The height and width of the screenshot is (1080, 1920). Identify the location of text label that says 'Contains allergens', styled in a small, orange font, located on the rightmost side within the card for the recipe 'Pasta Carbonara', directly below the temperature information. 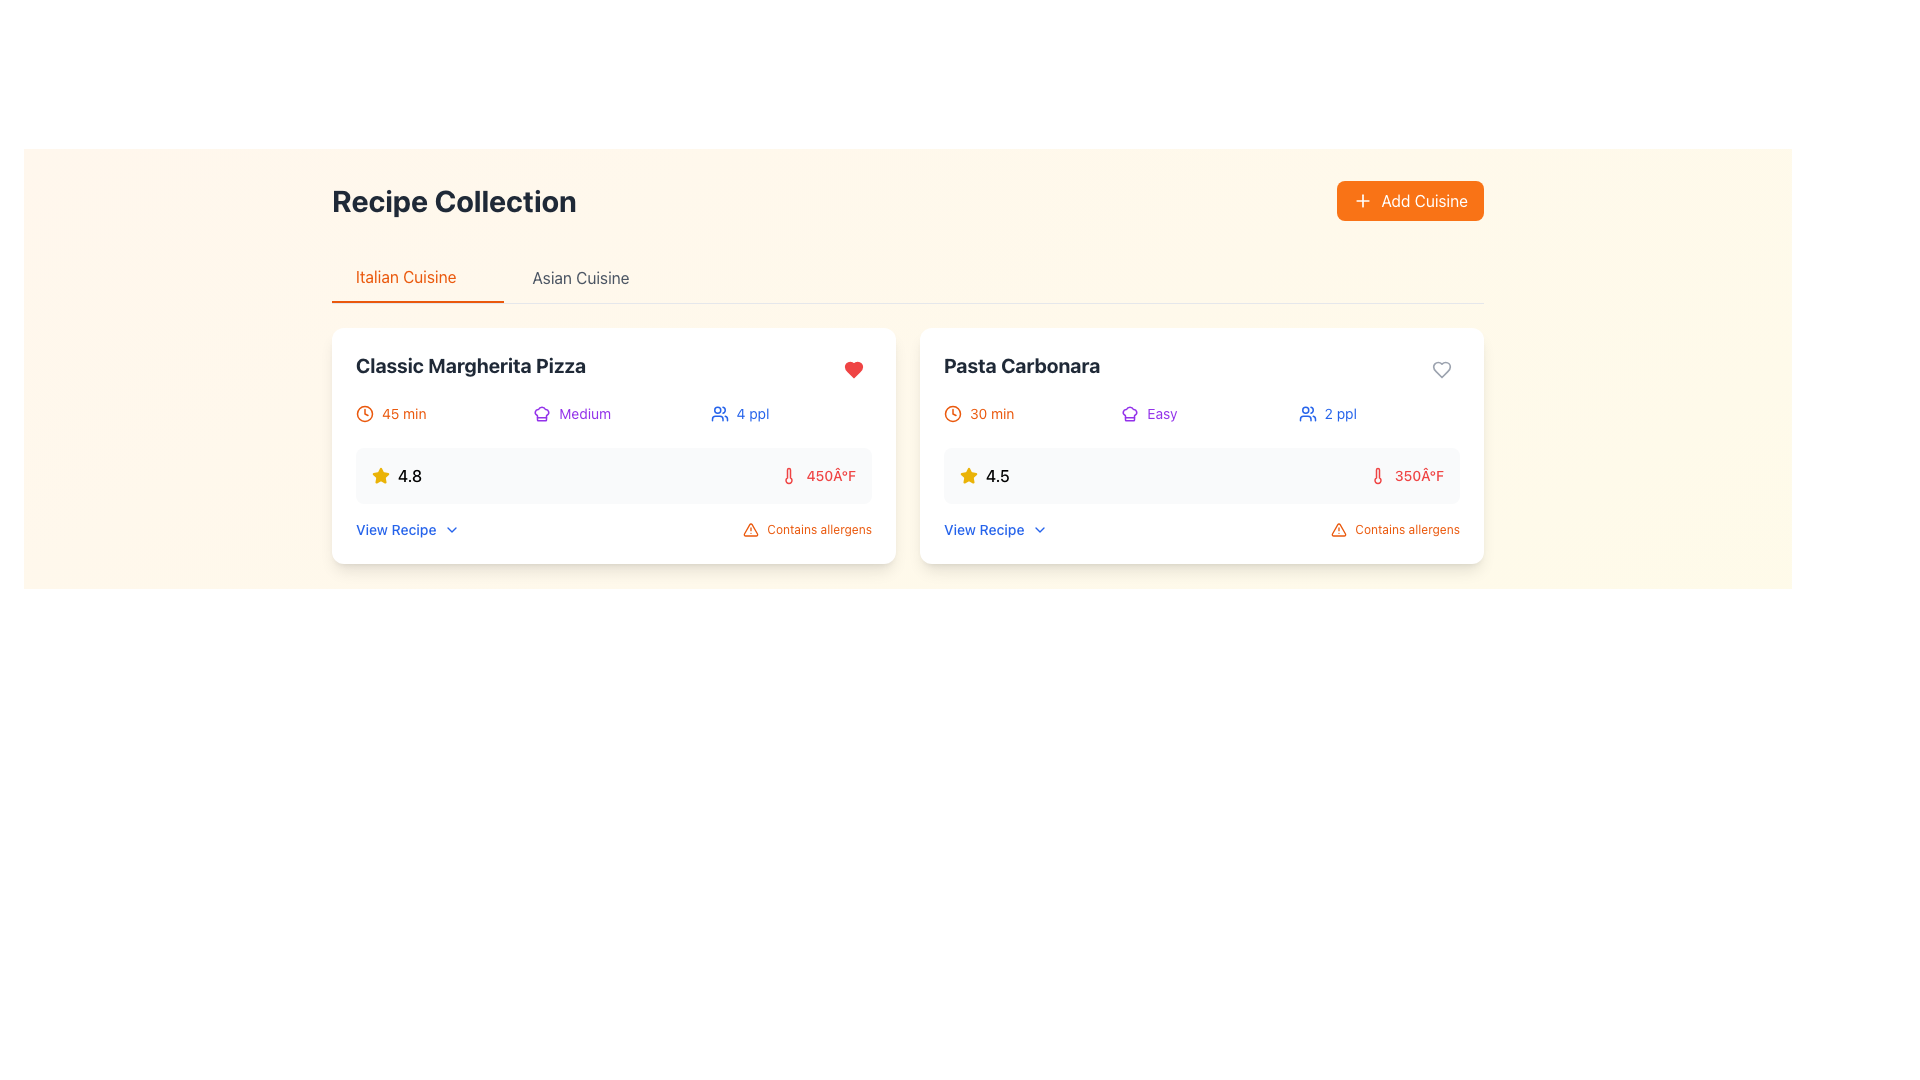
(1406, 528).